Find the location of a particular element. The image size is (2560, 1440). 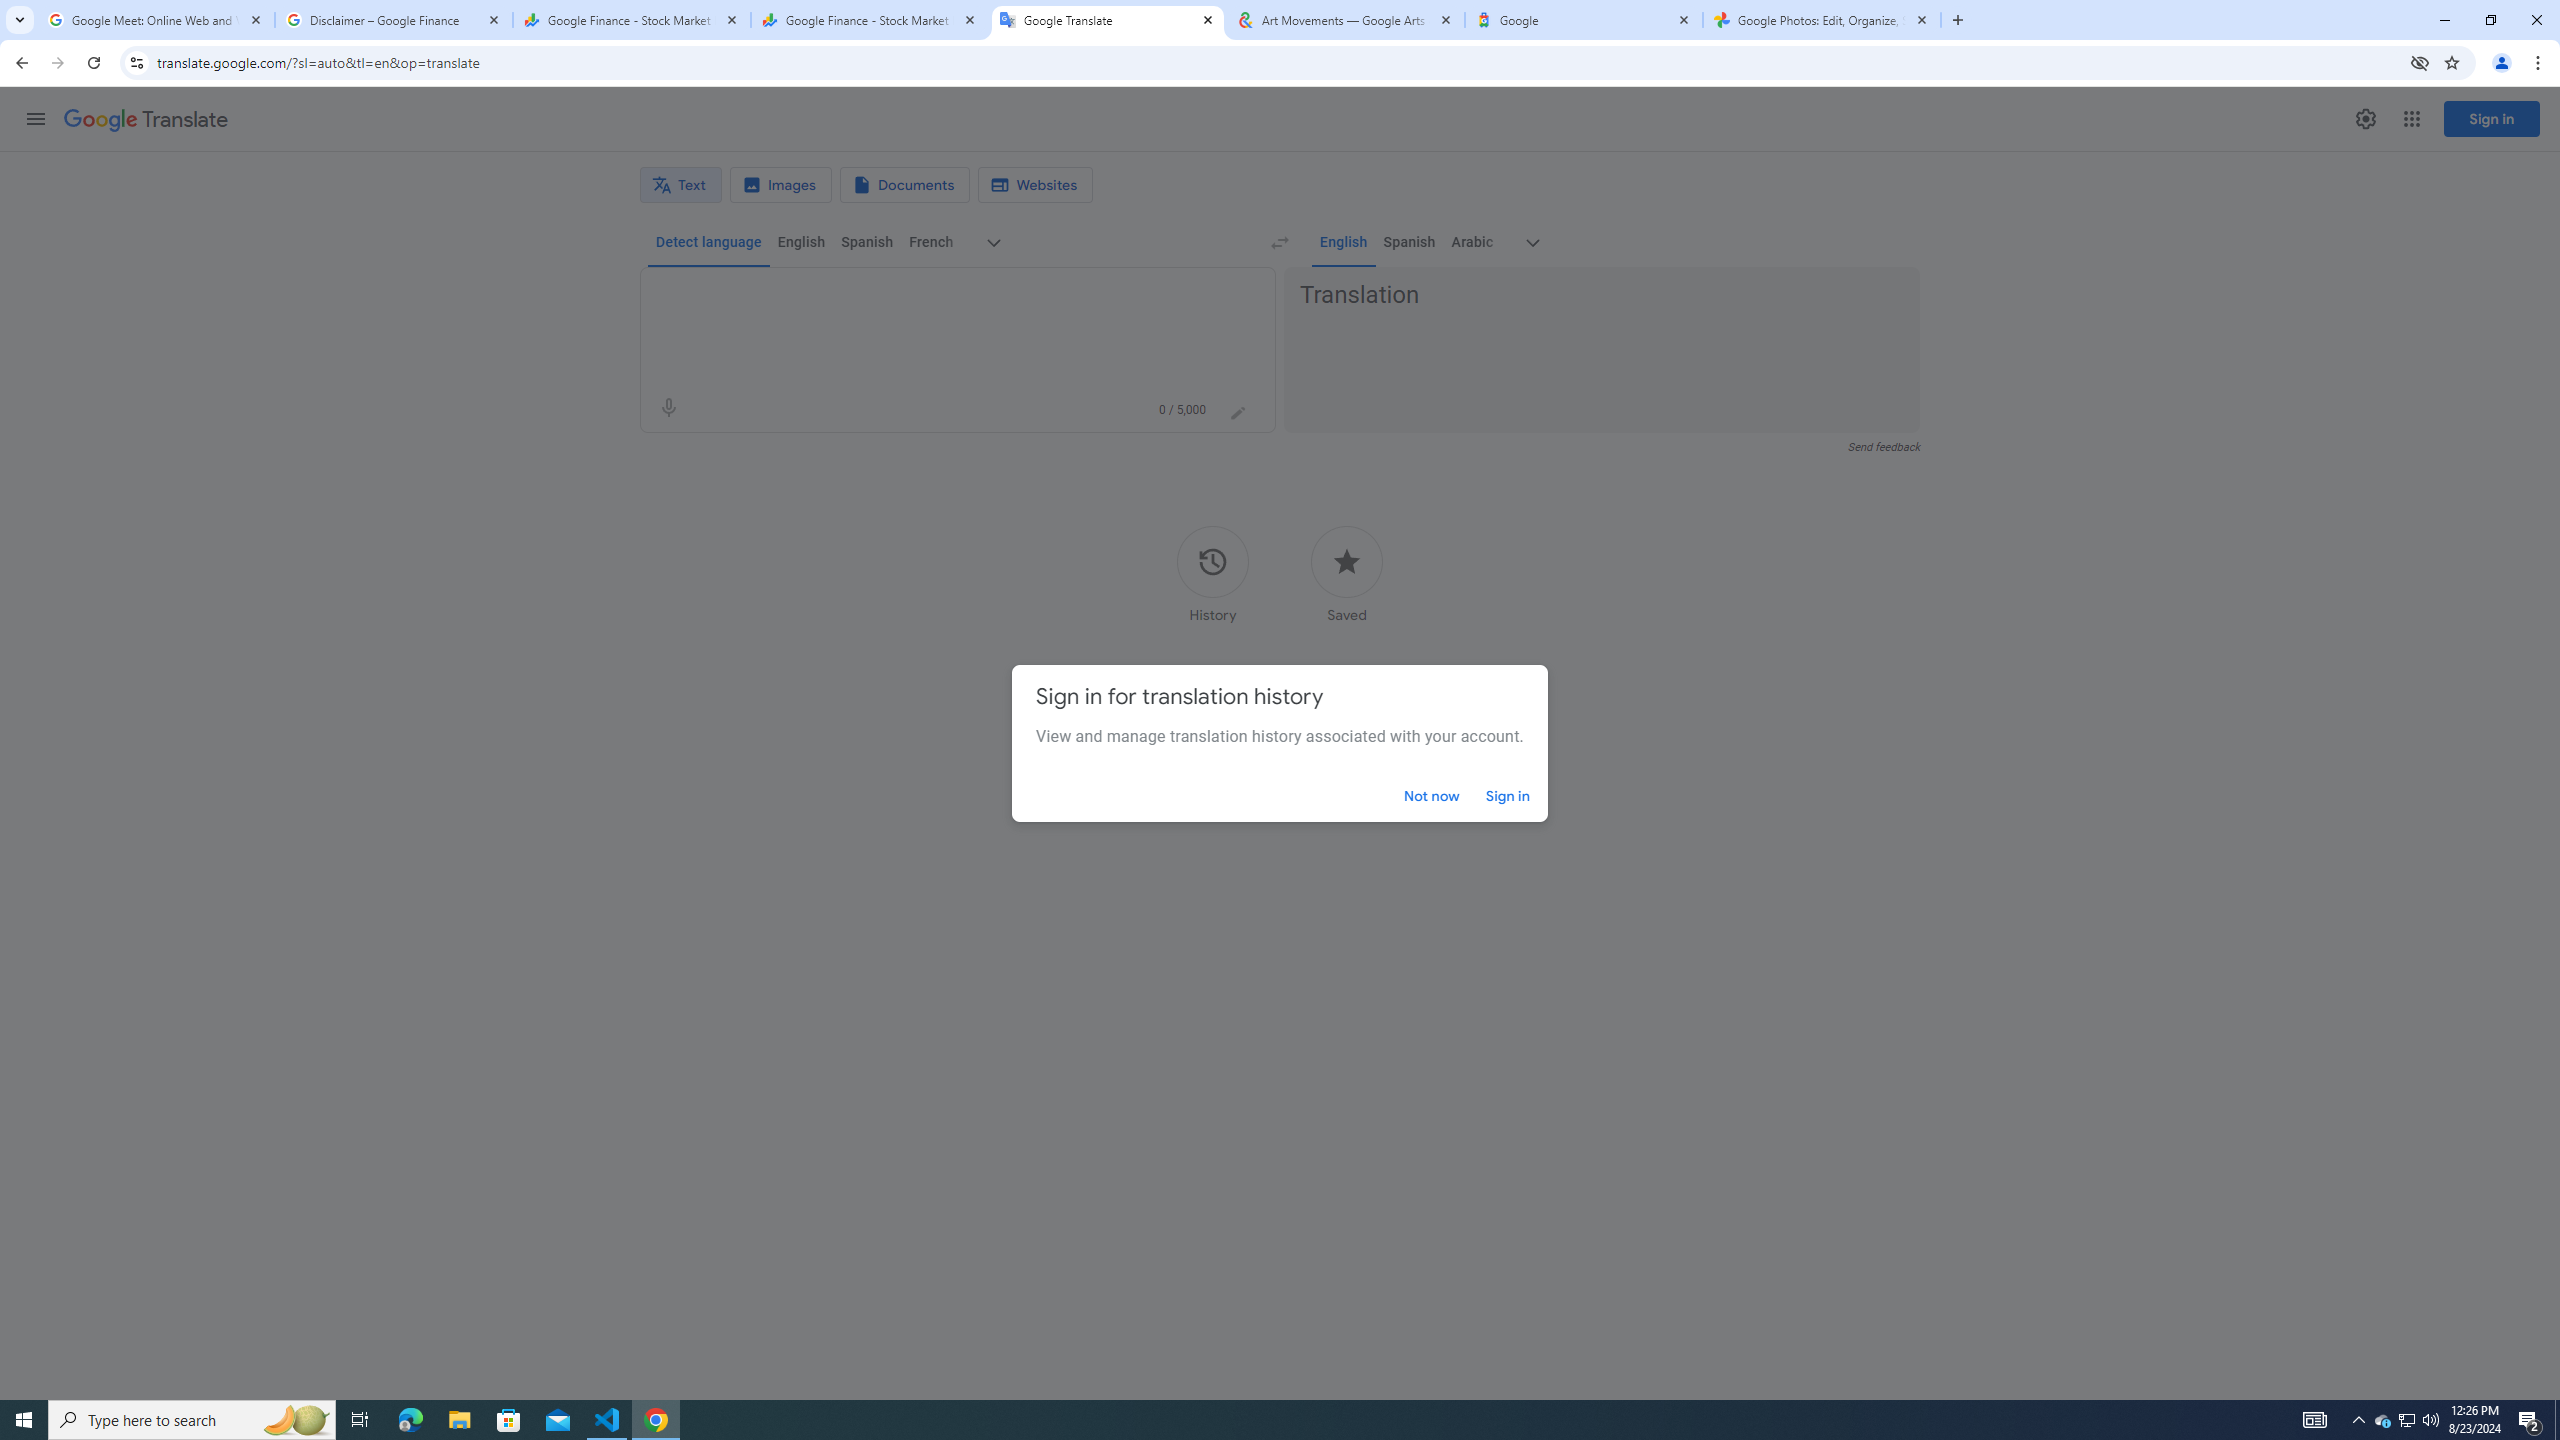

'Not now' is located at coordinates (1430, 794).